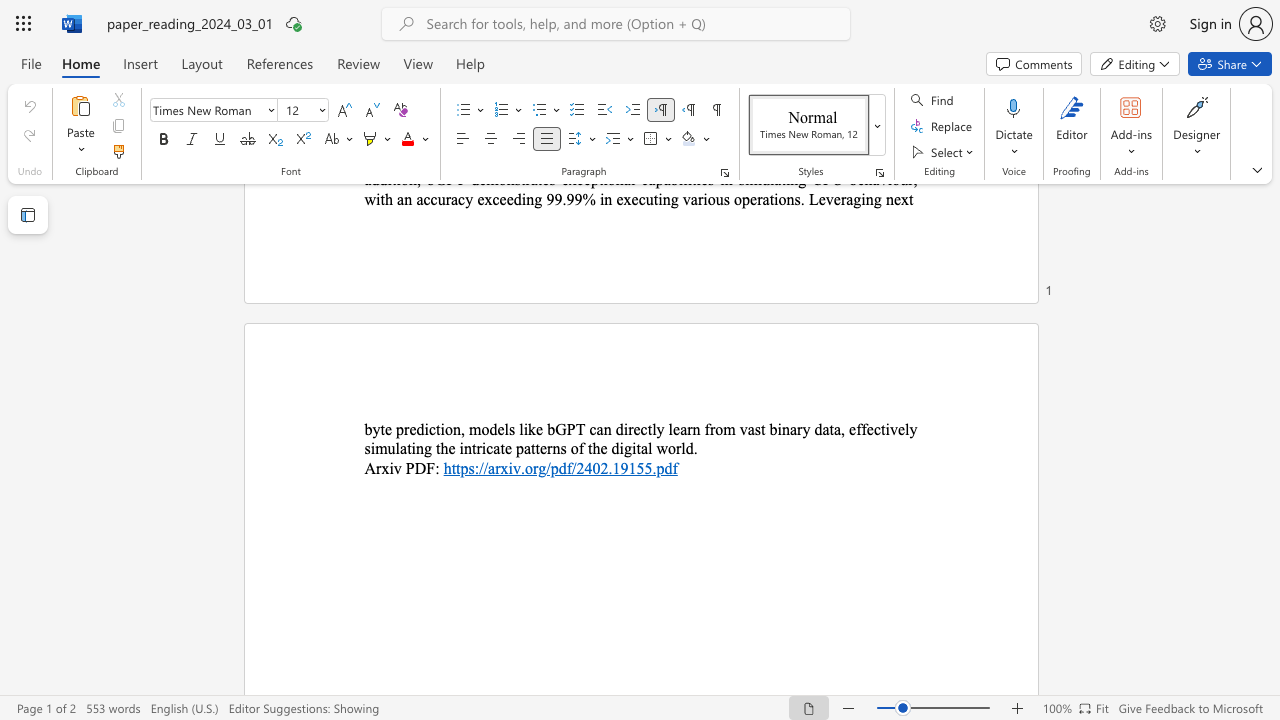 The height and width of the screenshot is (720, 1280). I want to click on the subset text "DF:" within the text "Arxiv PDF:", so click(413, 468).